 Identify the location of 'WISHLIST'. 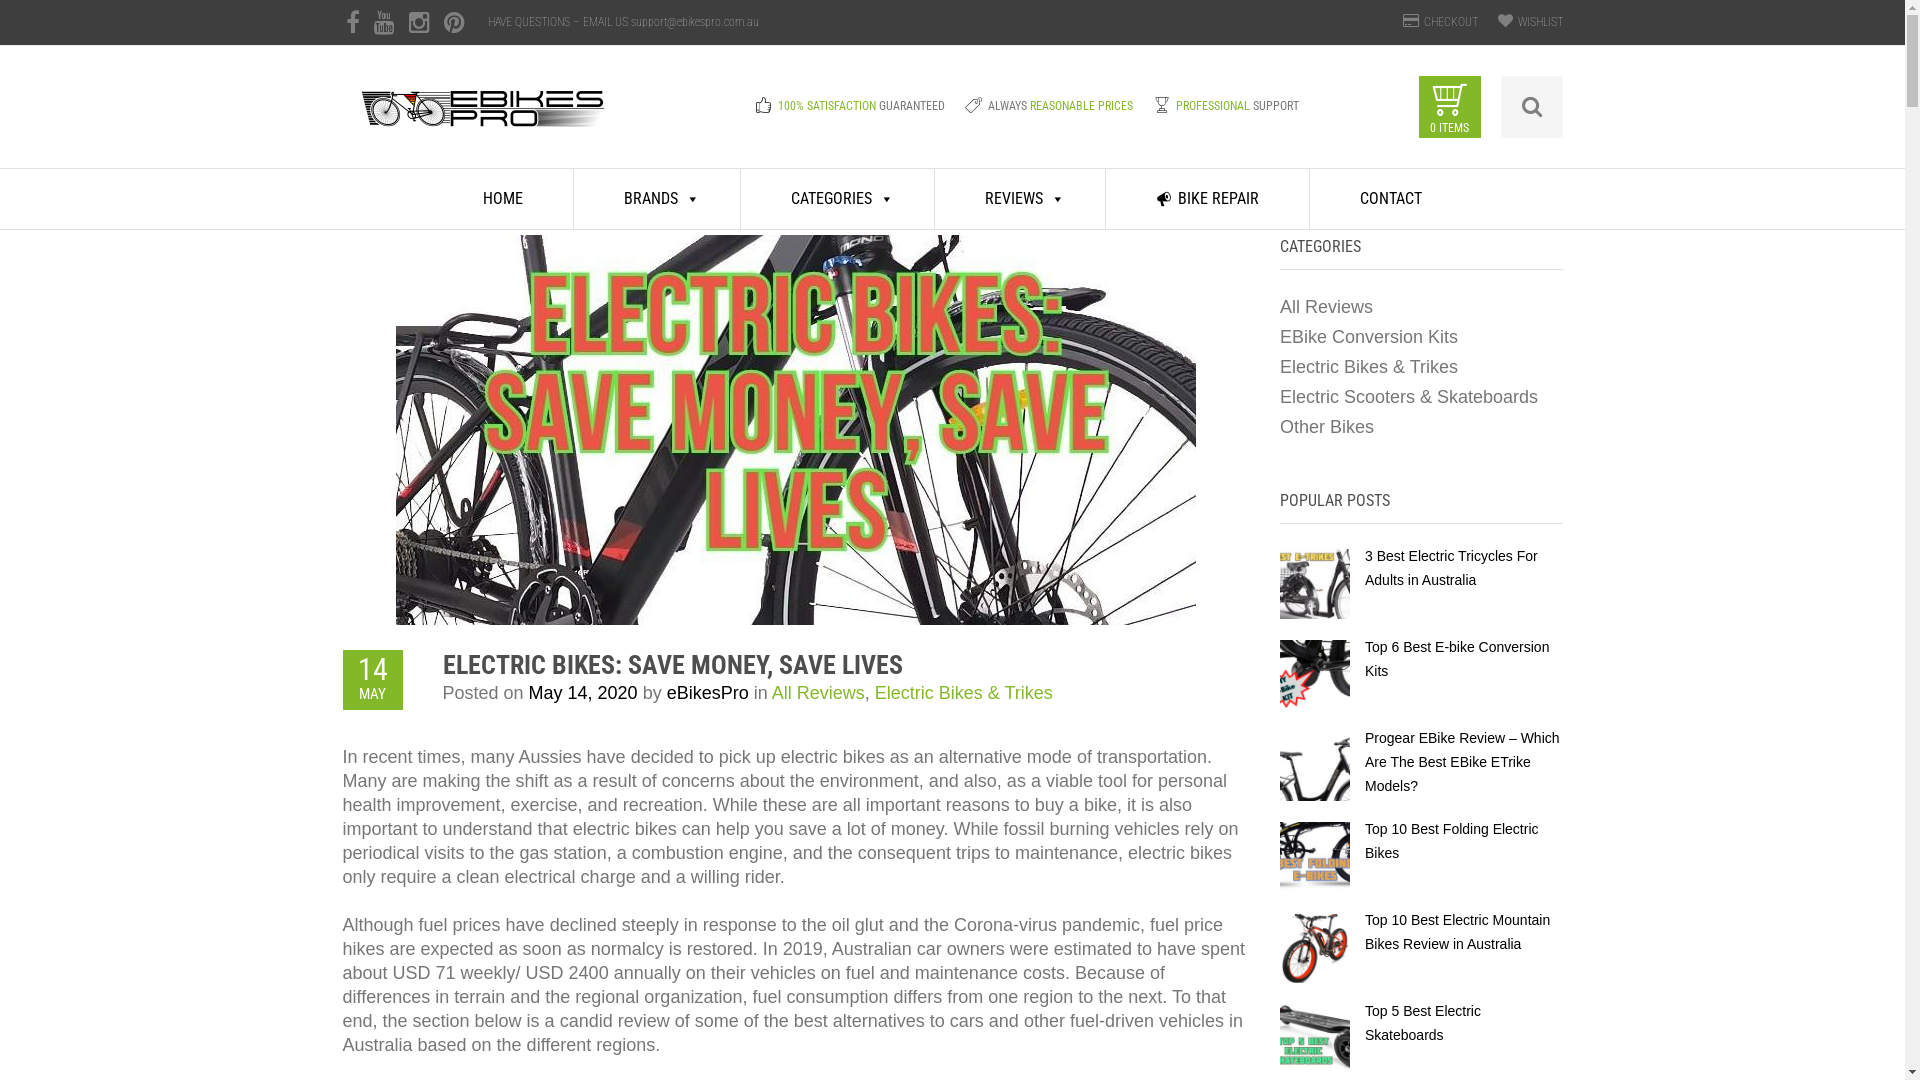
(1539, 22).